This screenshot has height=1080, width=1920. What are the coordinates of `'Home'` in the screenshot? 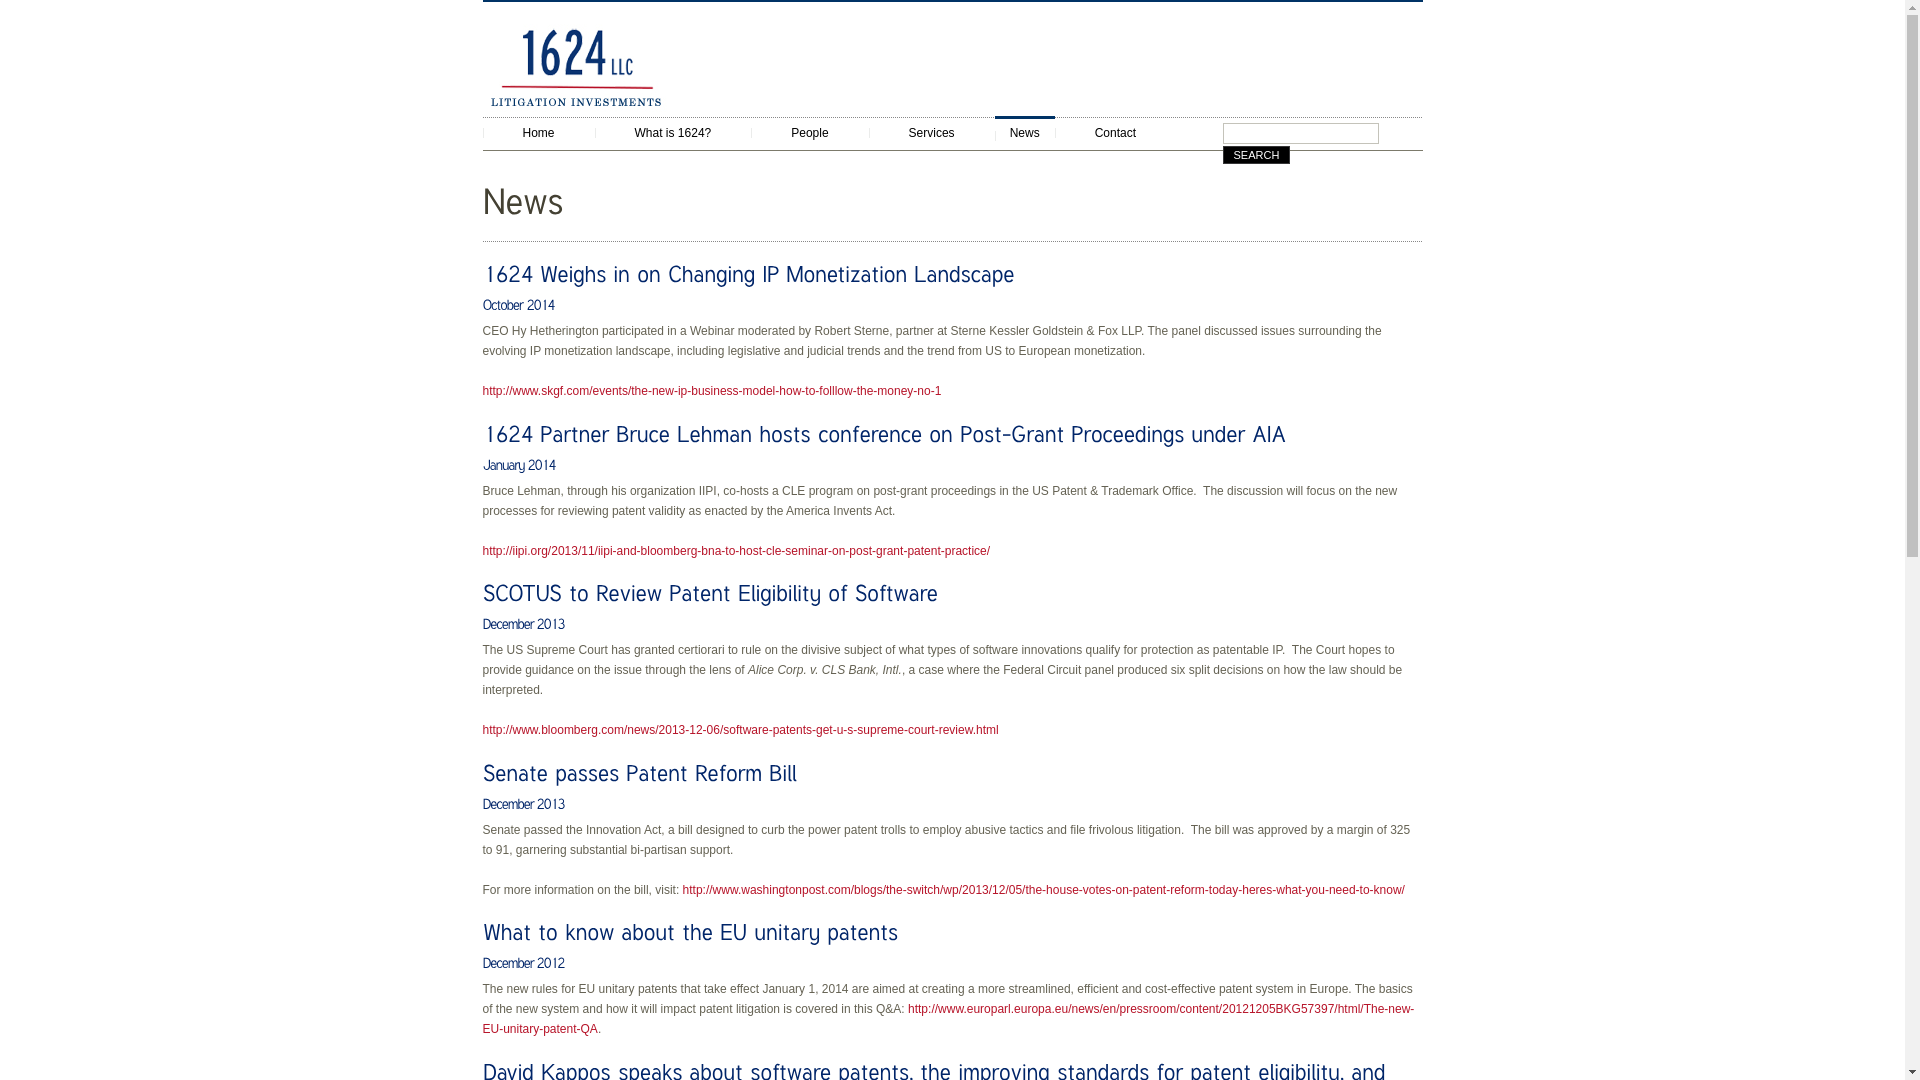 It's located at (537, 132).